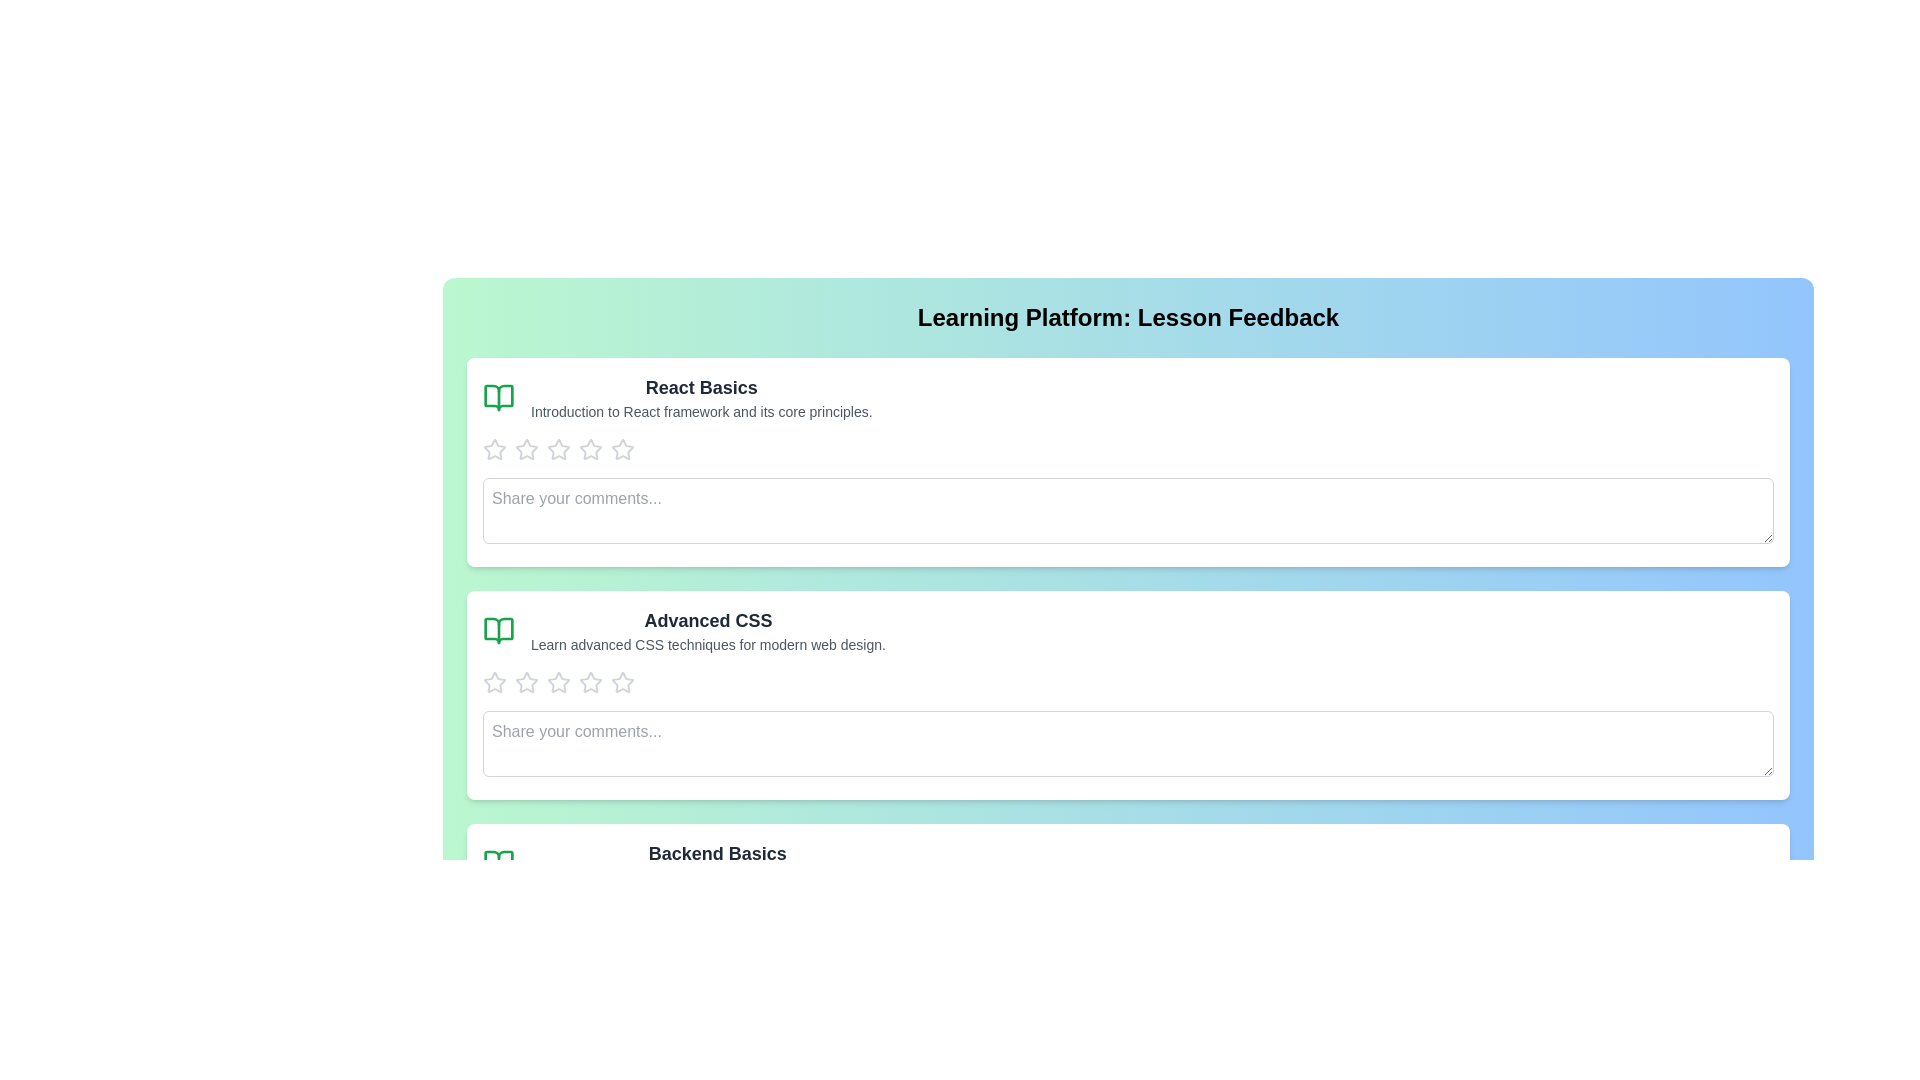 The width and height of the screenshot is (1920, 1080). Describe the element at coordinates (494, 681) in the screenshot. I see `the leftmost star in the rating star component for the 'Advanced CSS' feedback section` at that location.